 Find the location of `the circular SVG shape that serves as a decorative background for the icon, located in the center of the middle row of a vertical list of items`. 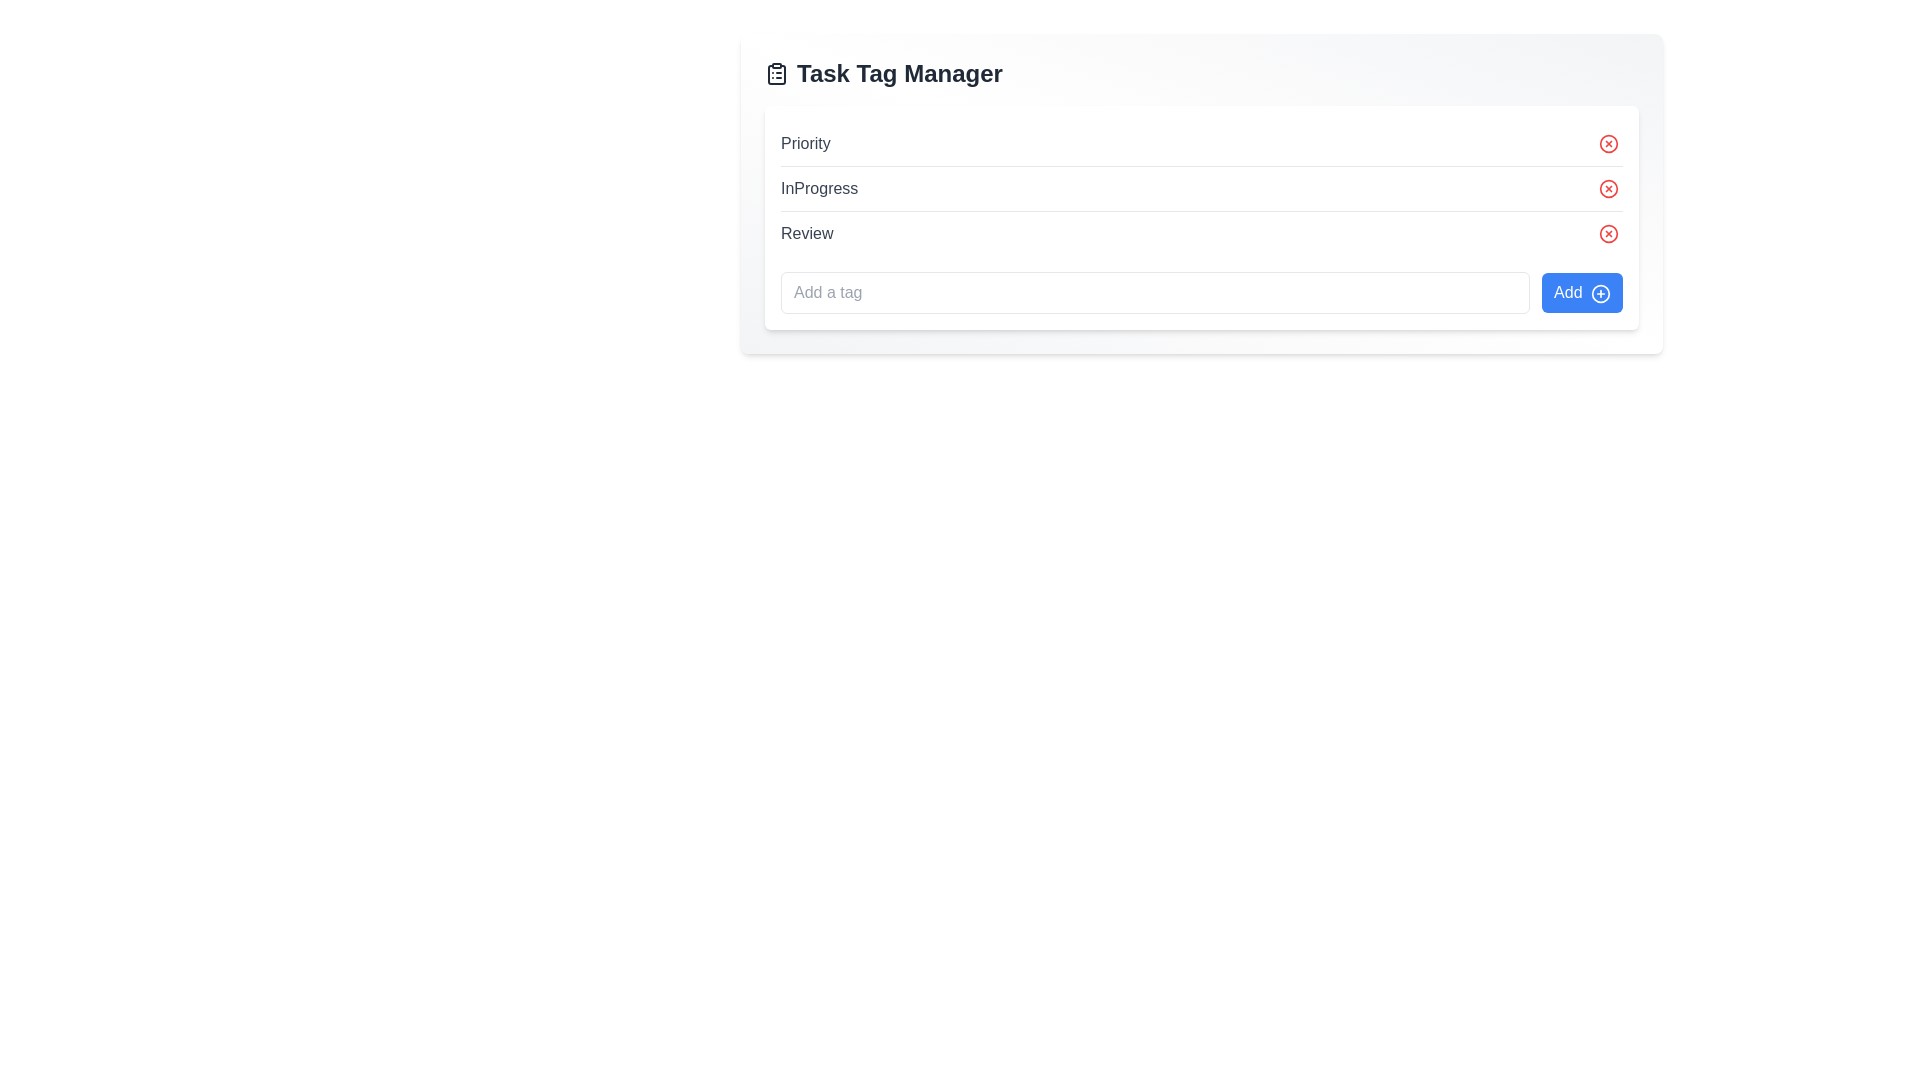

the circular SVG shape that serves as a decorative background for the icon, located in the center of the middle row of a vertical list of items is located at coordinates (1608, 189).